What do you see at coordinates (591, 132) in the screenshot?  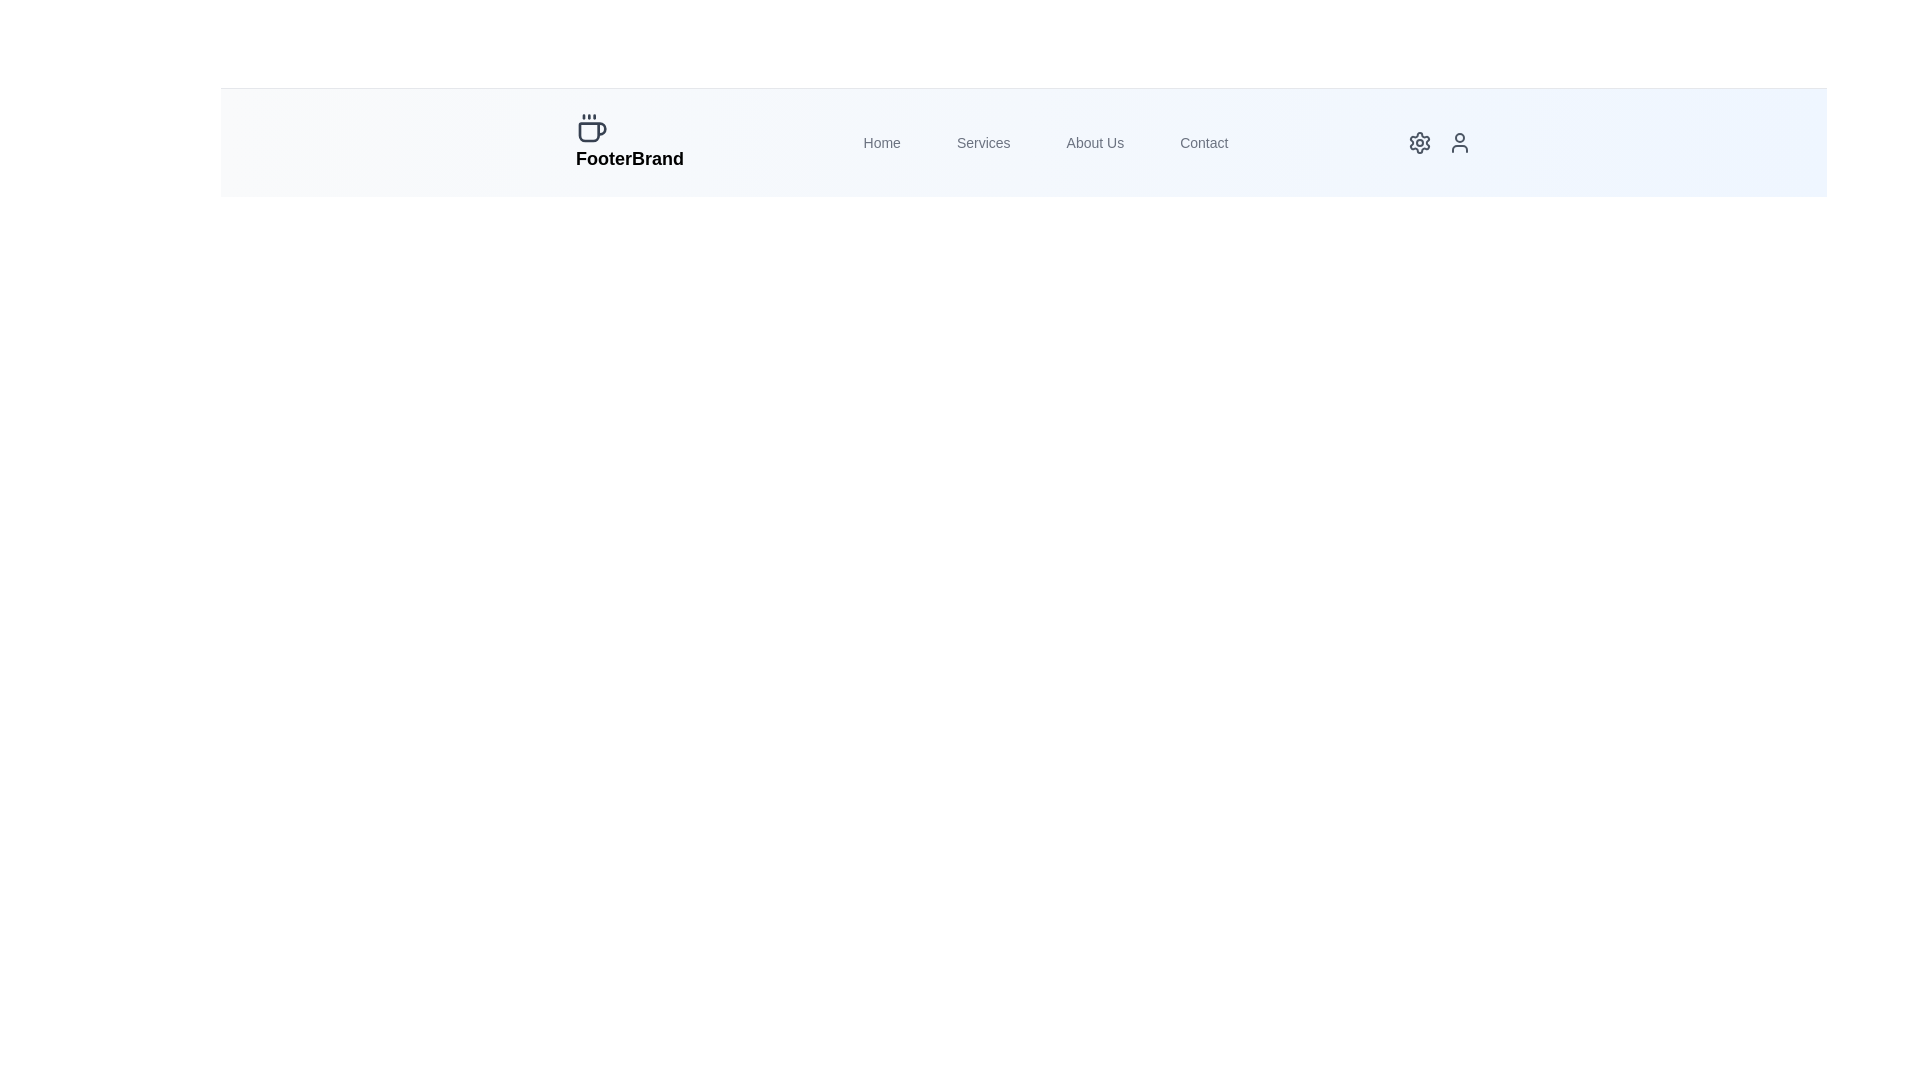 I see `the coffee-related icon located in the top navigation bar towards the right side` at bounding box center [591, 132].